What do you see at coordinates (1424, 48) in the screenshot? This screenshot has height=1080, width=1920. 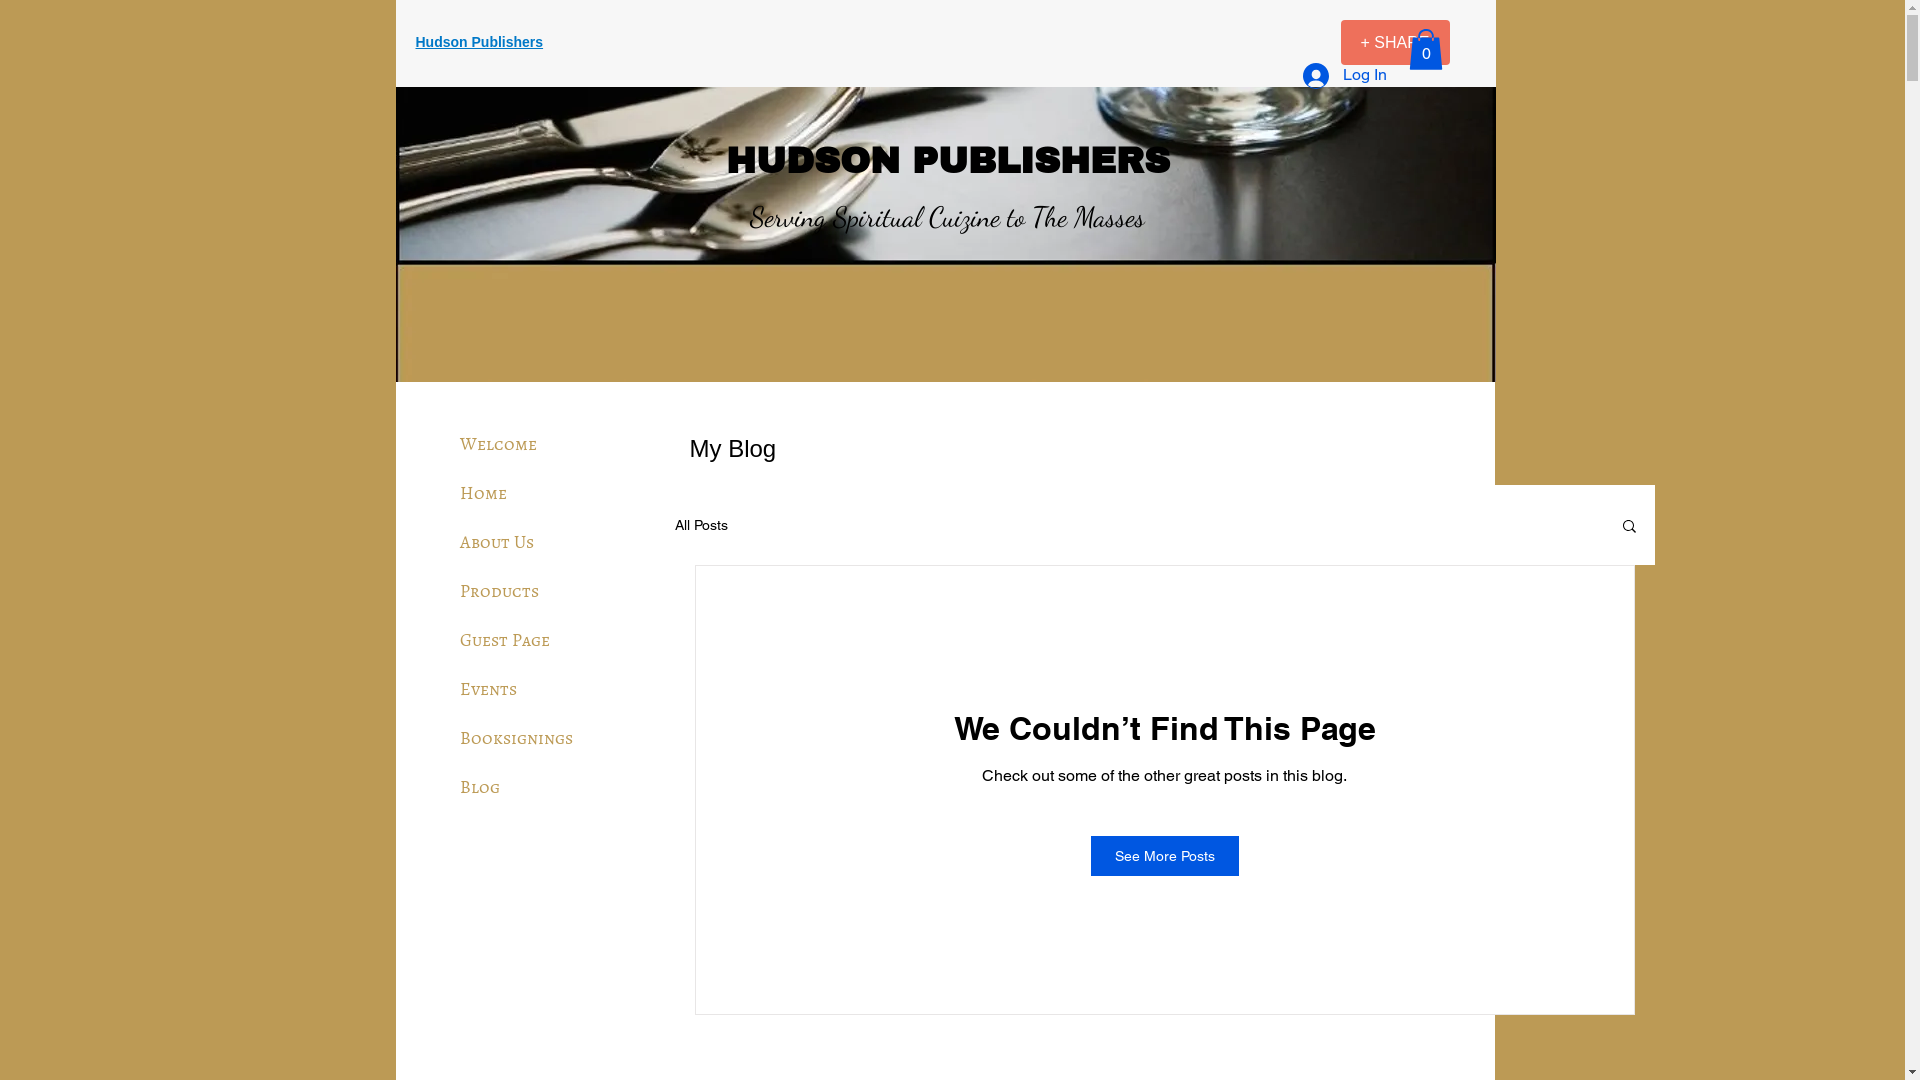 I see `'0'` at bounding box center [1424, 48].